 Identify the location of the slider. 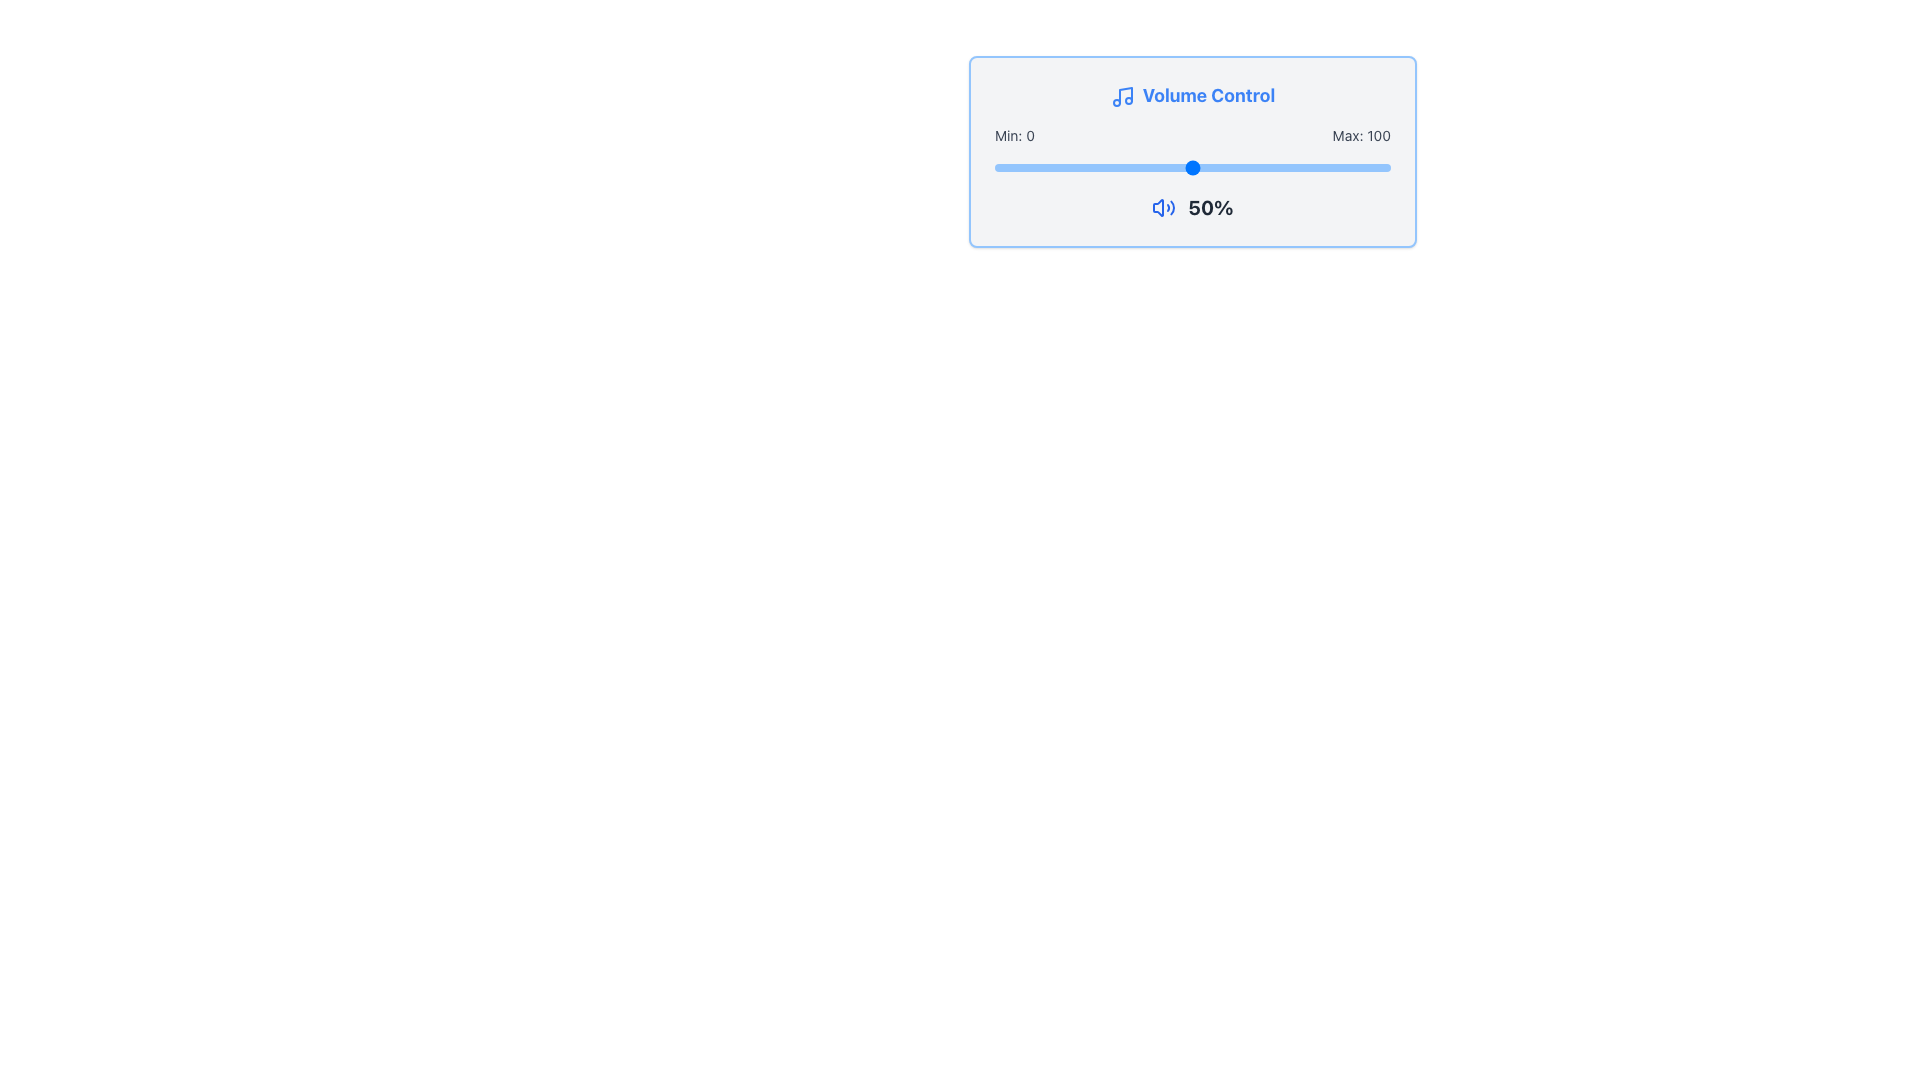
(1125, 167).